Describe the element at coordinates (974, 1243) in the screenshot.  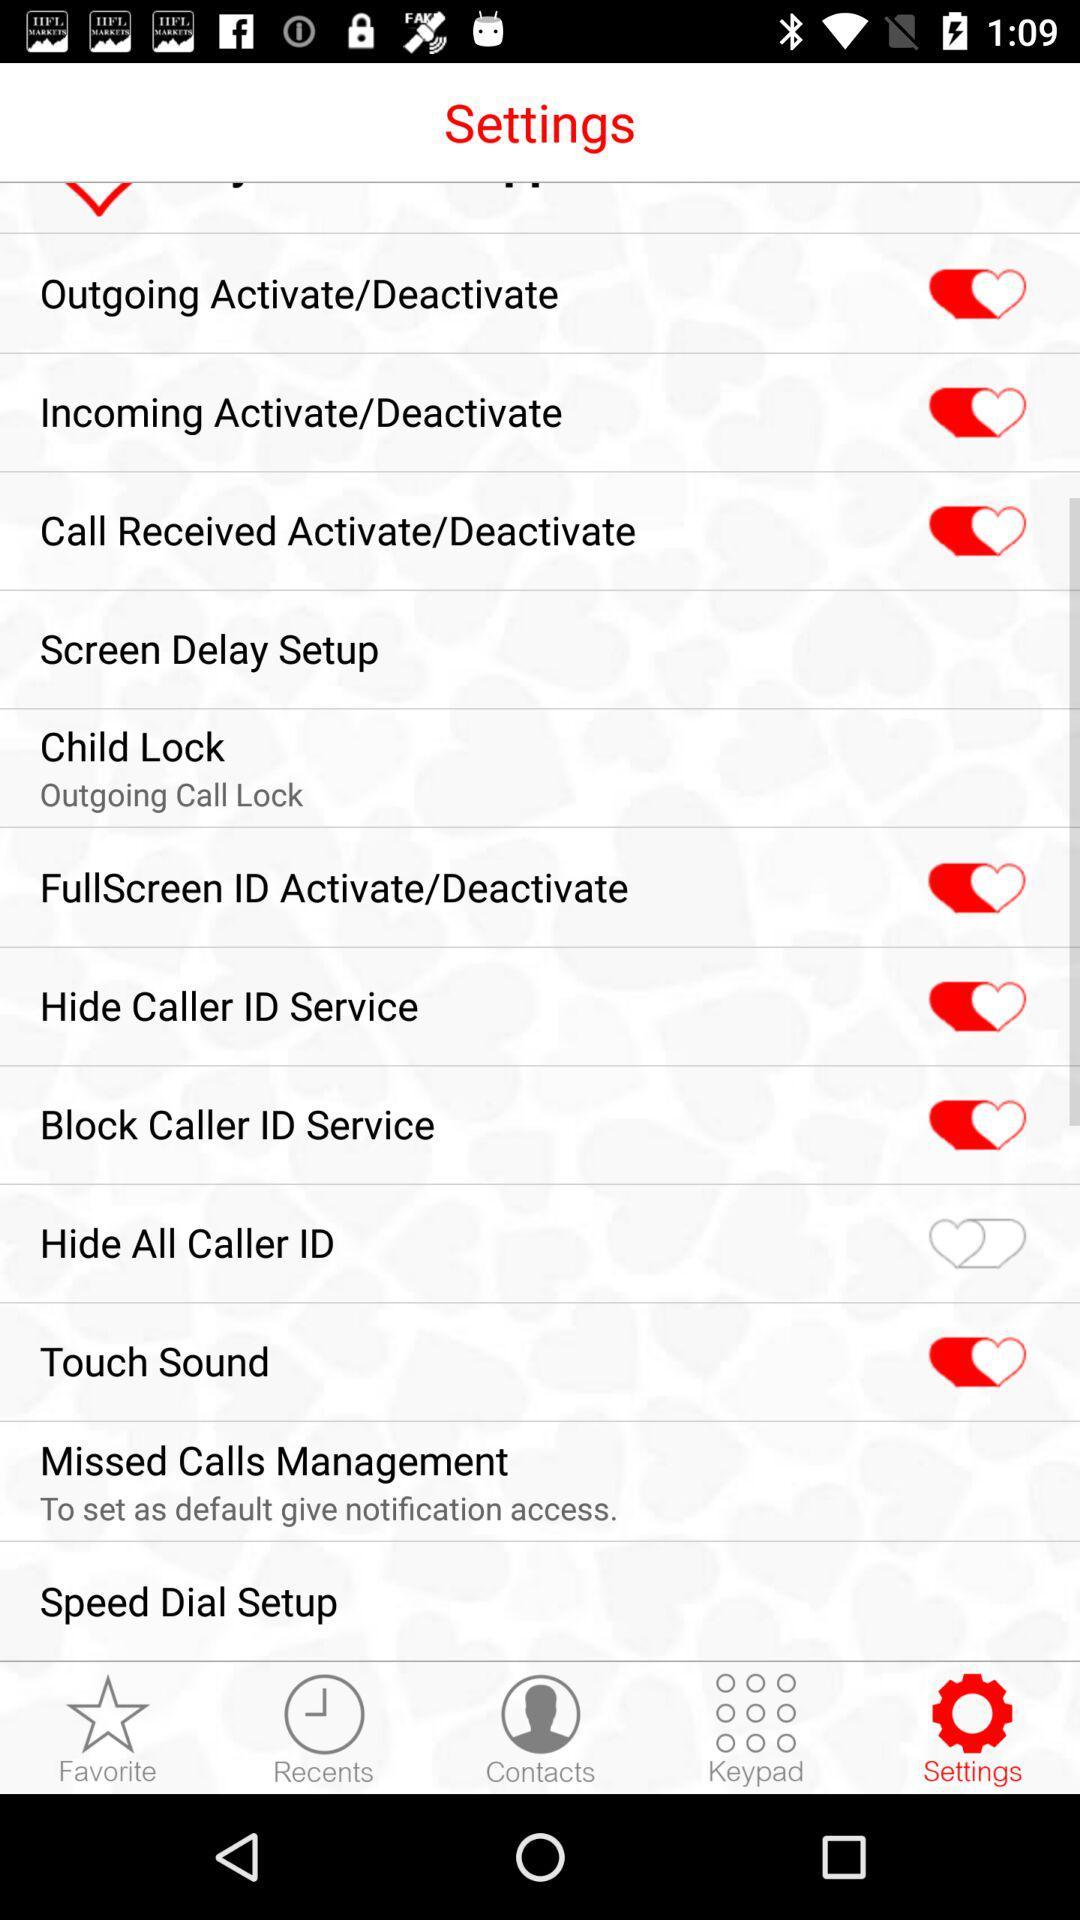
I see `the favorite icon` at that location.